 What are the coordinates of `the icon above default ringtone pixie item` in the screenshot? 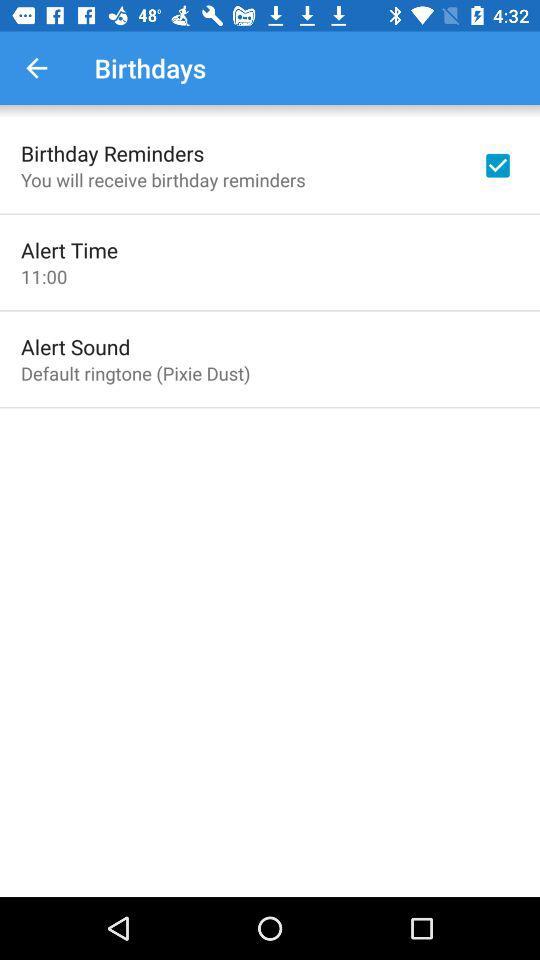 It's located at (74, 346).